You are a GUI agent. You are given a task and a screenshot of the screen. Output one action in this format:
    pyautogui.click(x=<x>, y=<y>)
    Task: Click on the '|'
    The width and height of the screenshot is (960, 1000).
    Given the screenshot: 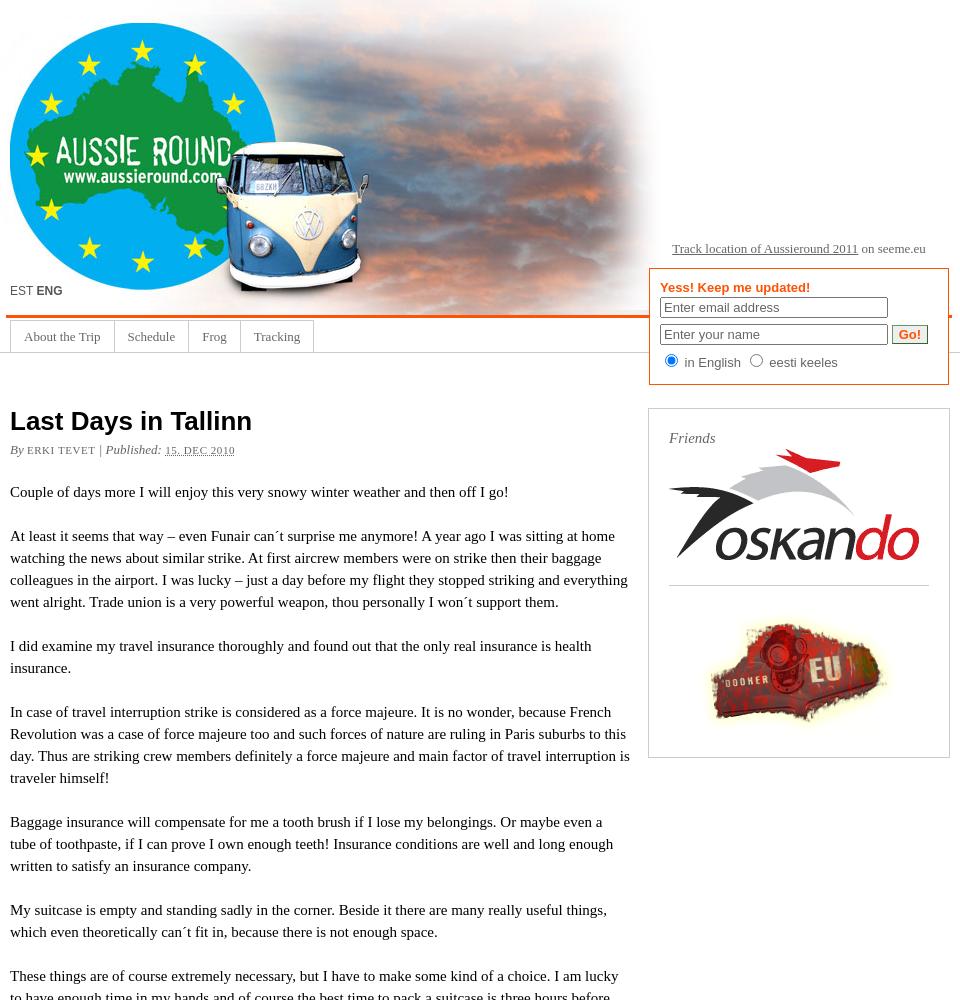 What is the action you would take?
    pyautogui.click(x=101, y=448)
    